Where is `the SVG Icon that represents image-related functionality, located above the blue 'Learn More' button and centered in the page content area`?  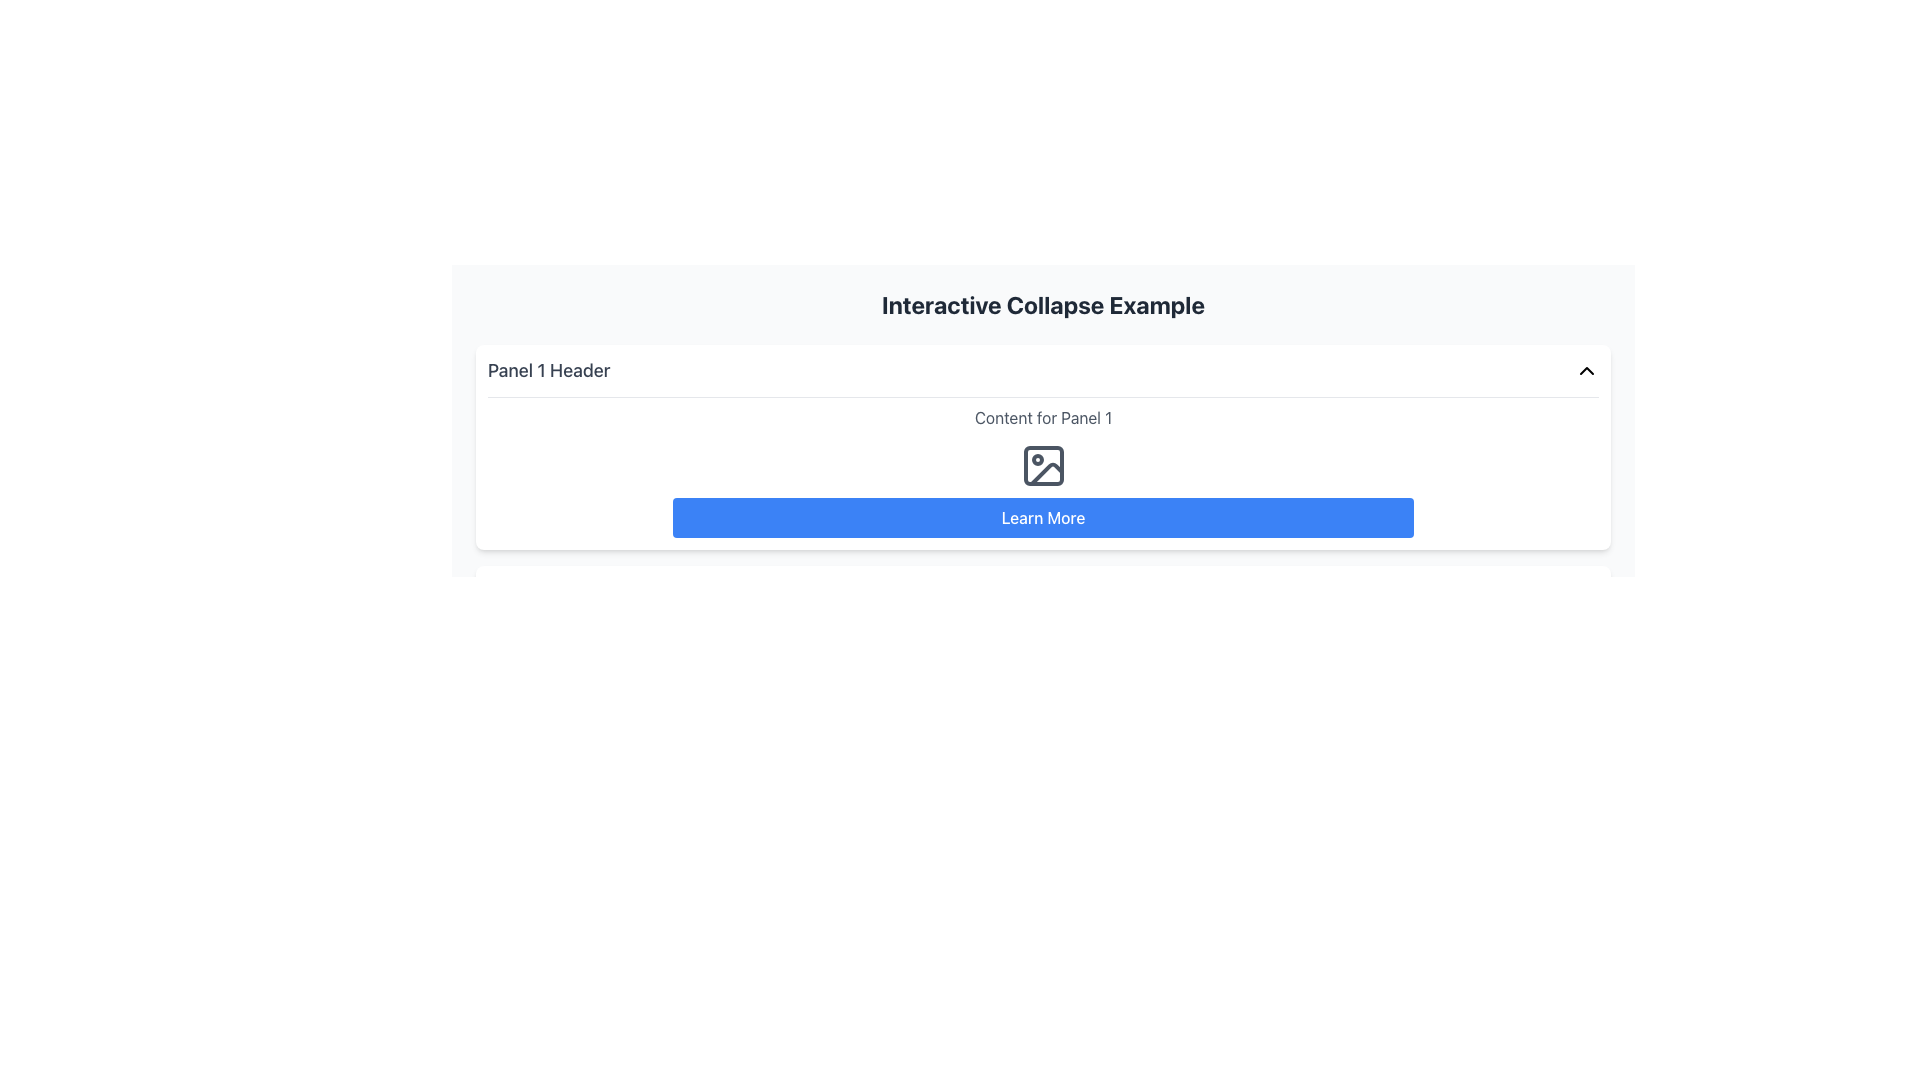 the SVG Icon that represents image-related functionality, located above the blue 'Learn More' button and centered in the page content area is located at coordinates (1042, 466).